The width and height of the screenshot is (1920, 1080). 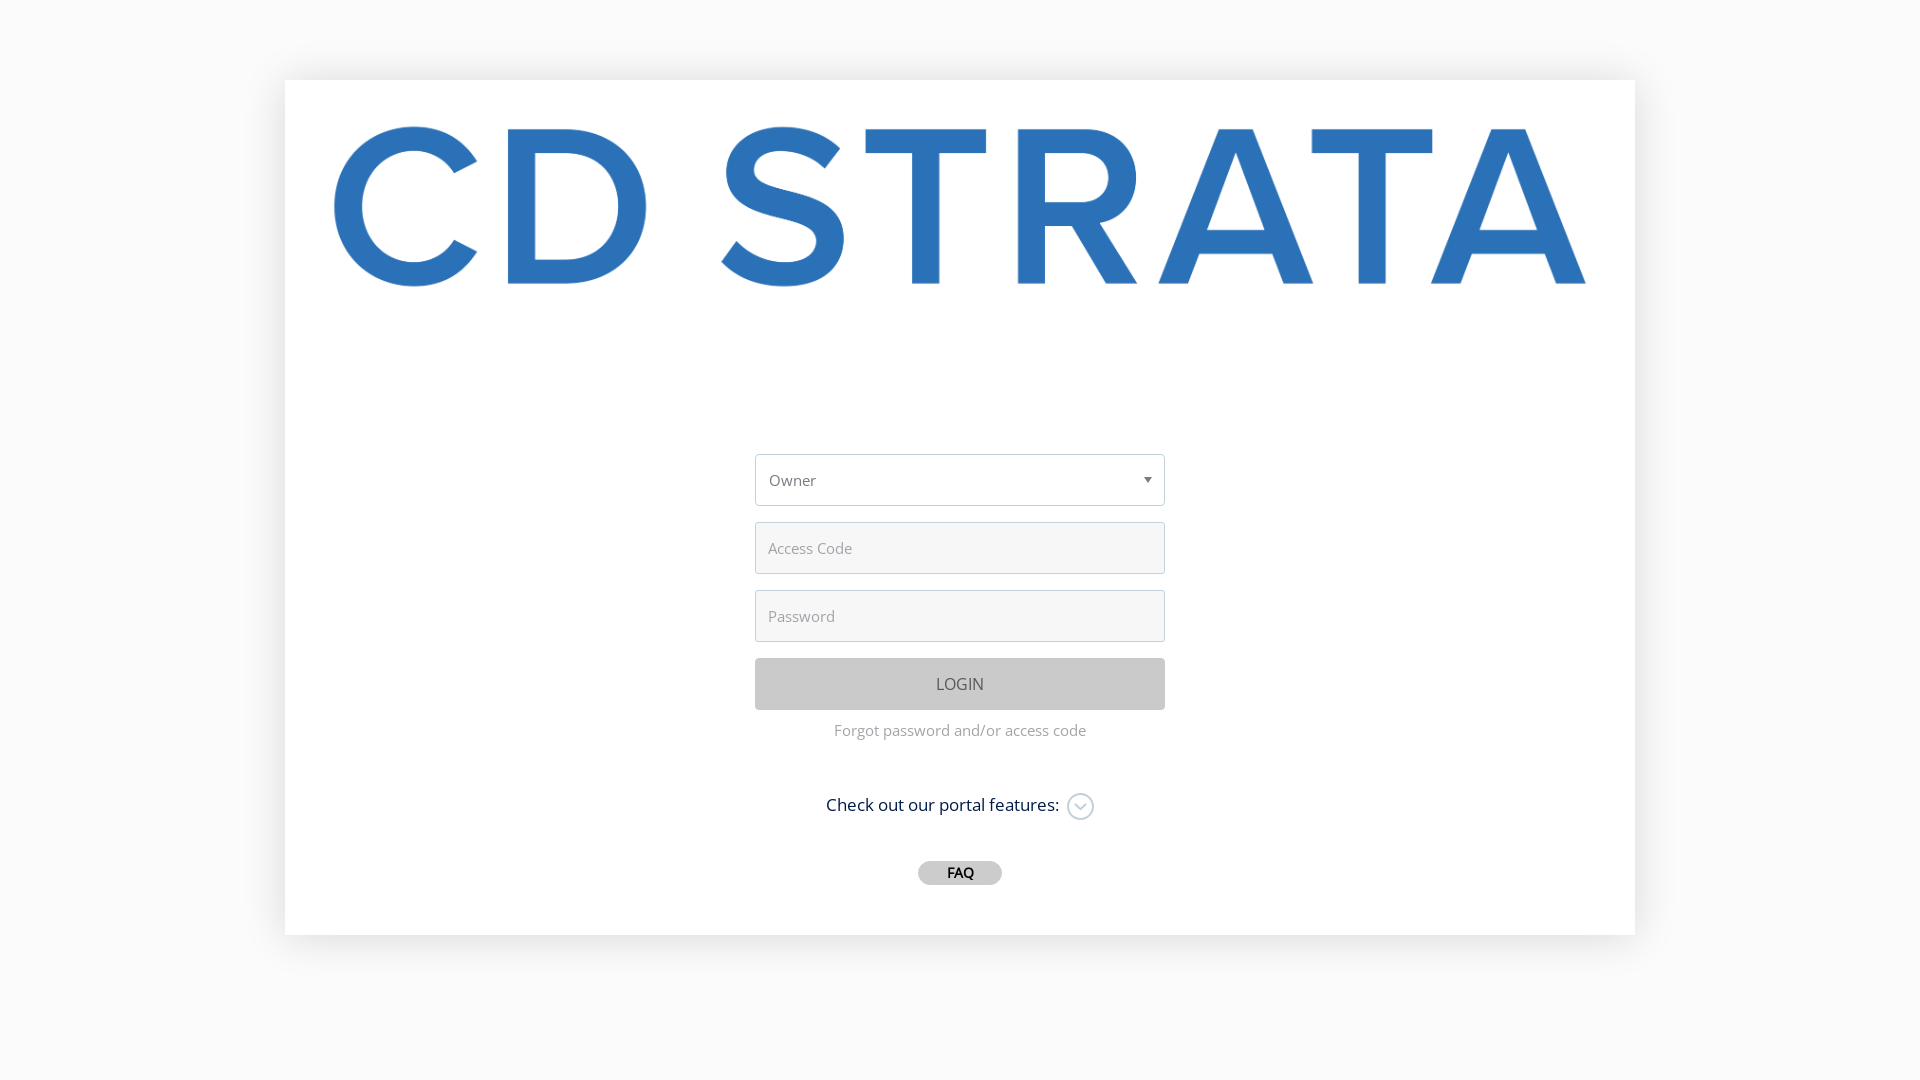 What do you see at coordinates (960, 871) in the screenshot?
I see `'FAQ'` at bounding box center [960, 871].